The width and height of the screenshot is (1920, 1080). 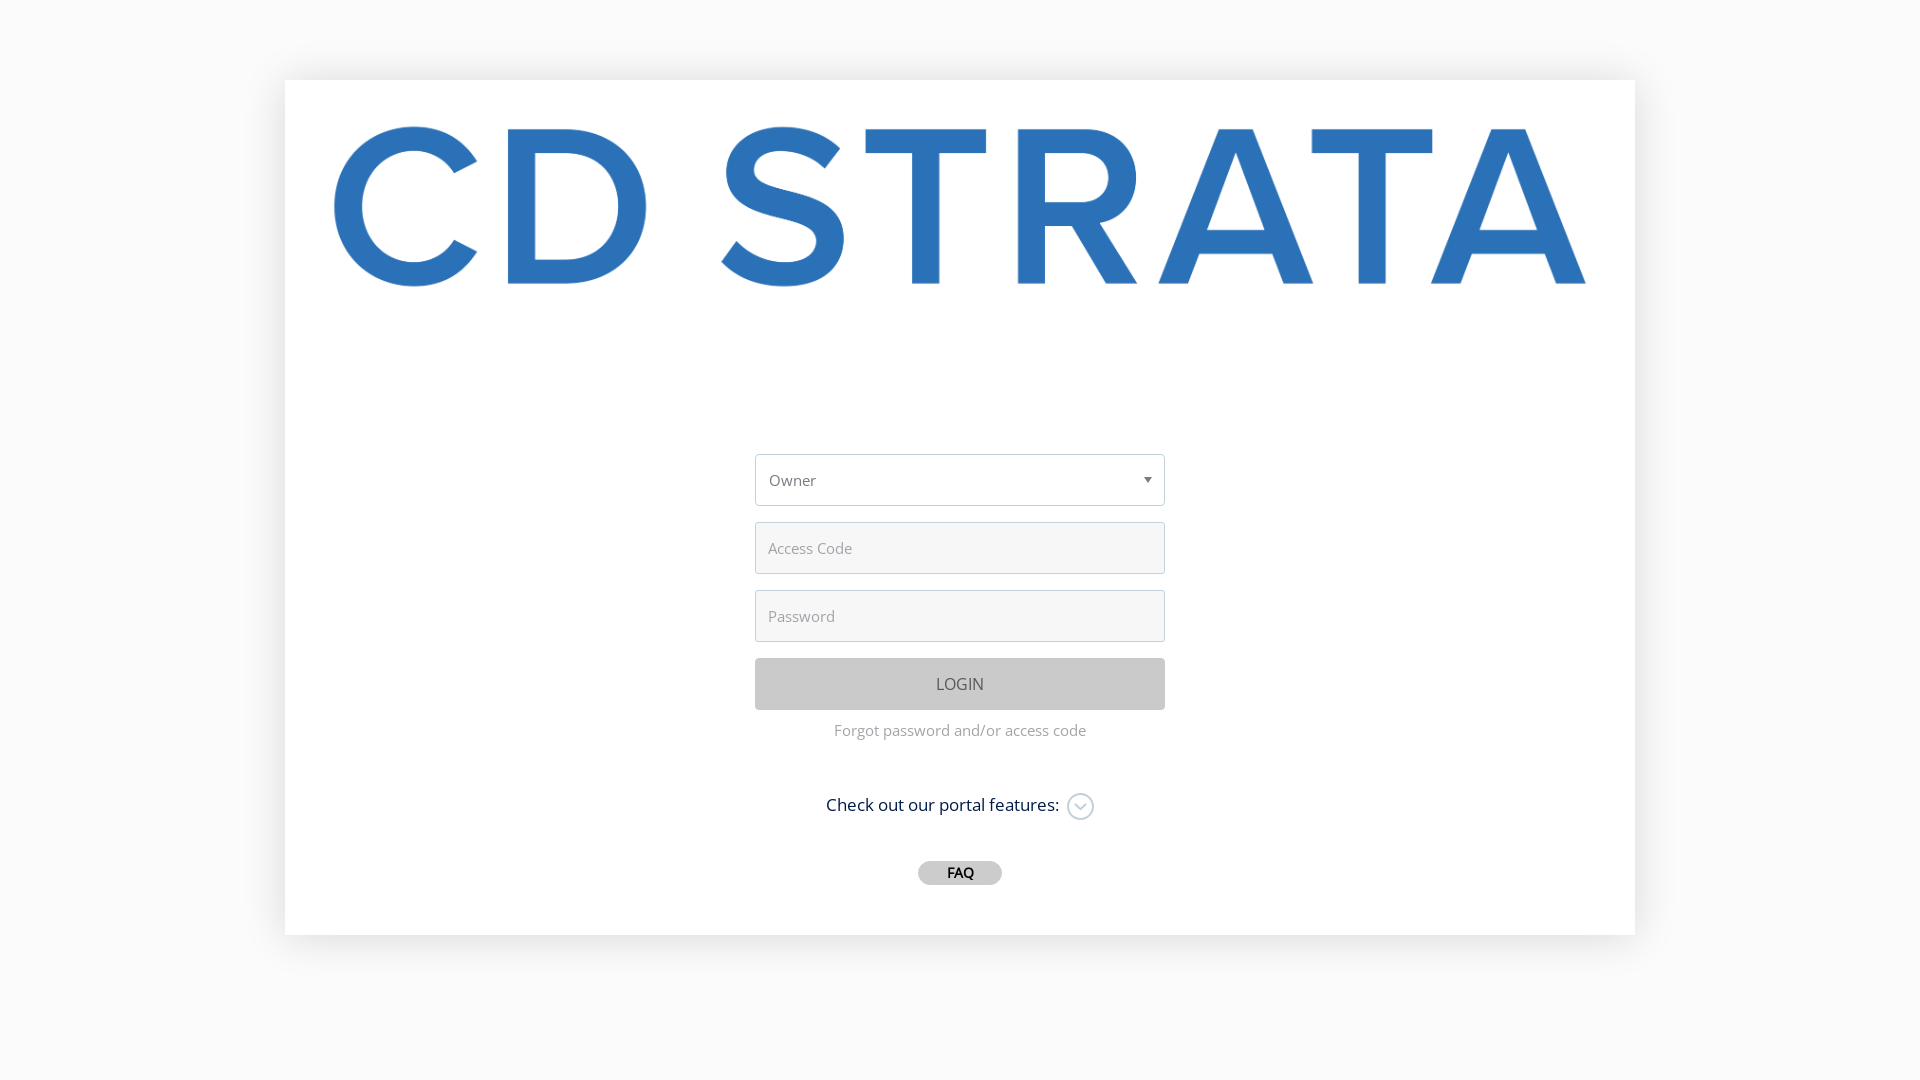 What do you see at coordinates (960, 871) in the screenshot?
I see `'FAQ'` at bounding box center [960, 871].